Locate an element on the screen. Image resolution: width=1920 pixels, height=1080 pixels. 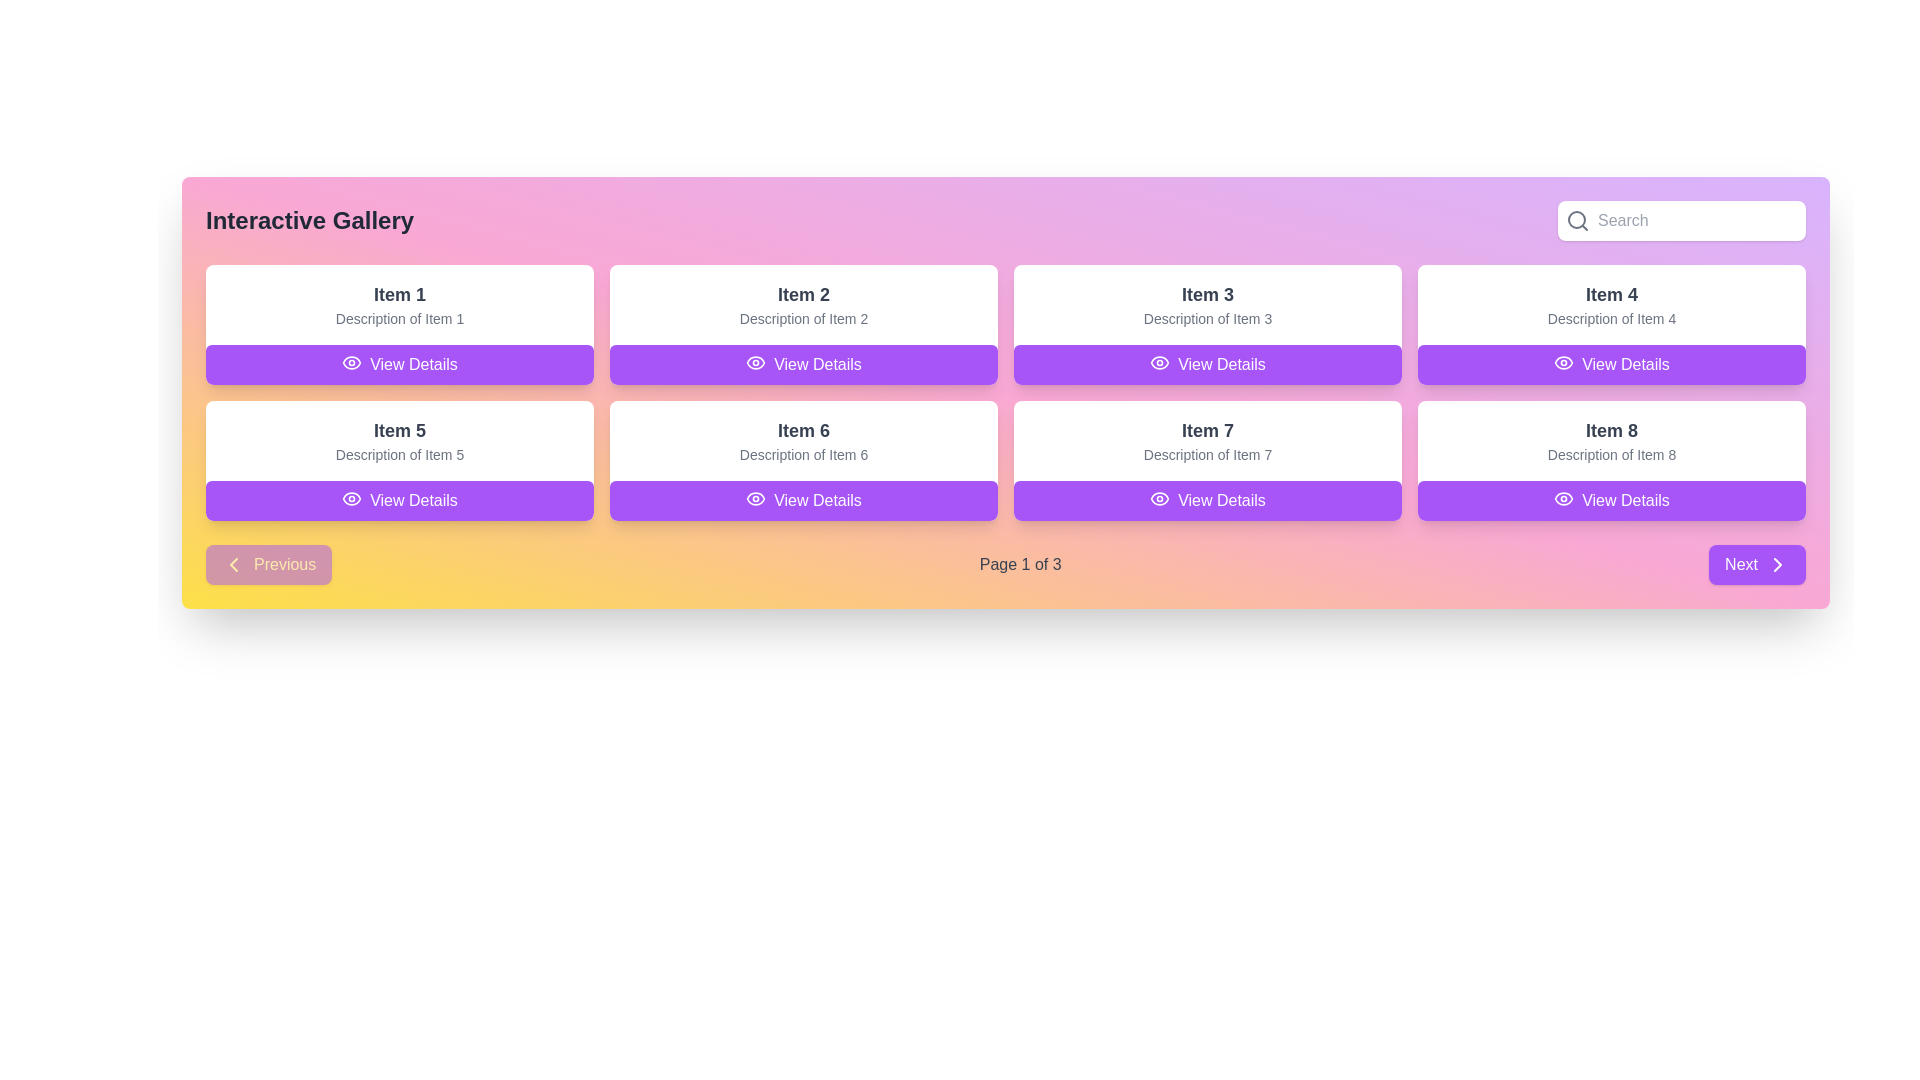
the label that serves as a title and description for the item, which is the third card from the left in the top row of the grid layout is located at coordinates (1207, 304).